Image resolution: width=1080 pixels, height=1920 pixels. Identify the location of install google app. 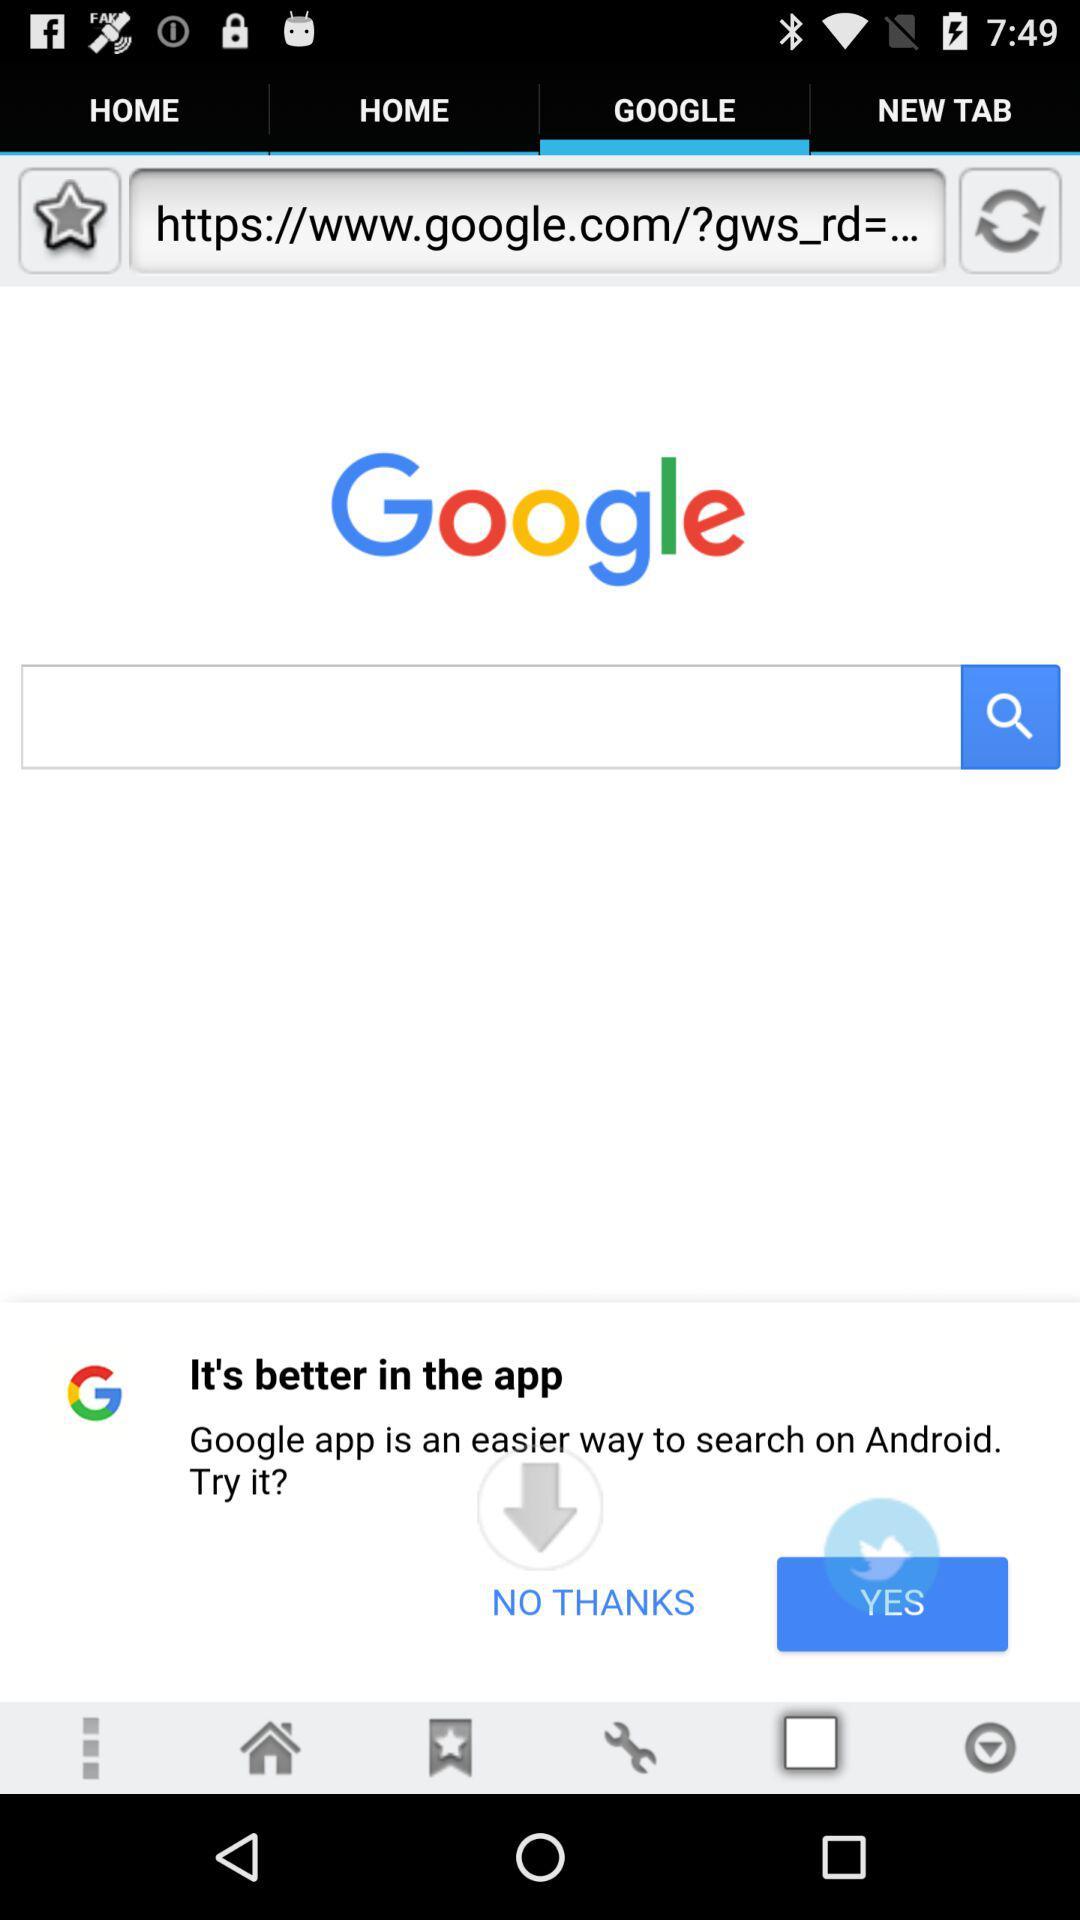
(880, 1554).